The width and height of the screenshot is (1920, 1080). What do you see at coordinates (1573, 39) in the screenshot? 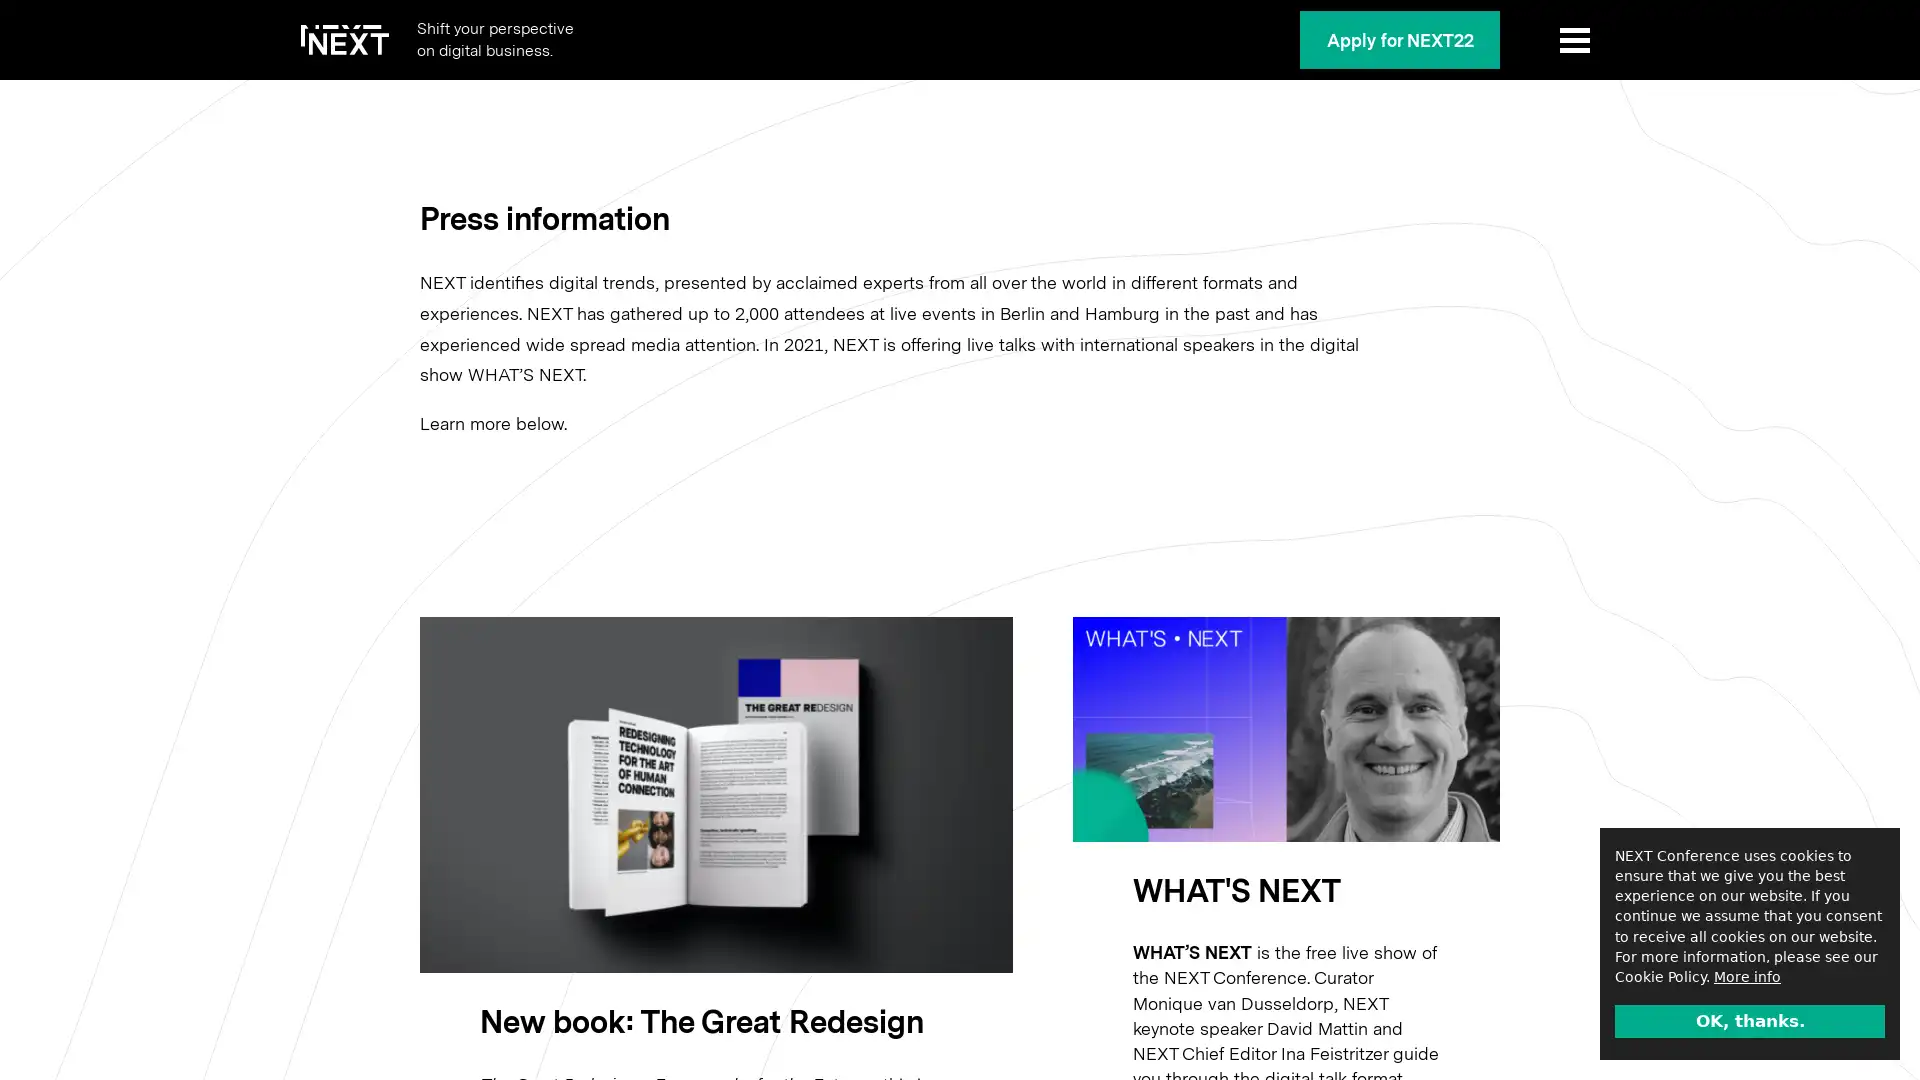
I see `Show Menu` at bounding box center [1573, 39].